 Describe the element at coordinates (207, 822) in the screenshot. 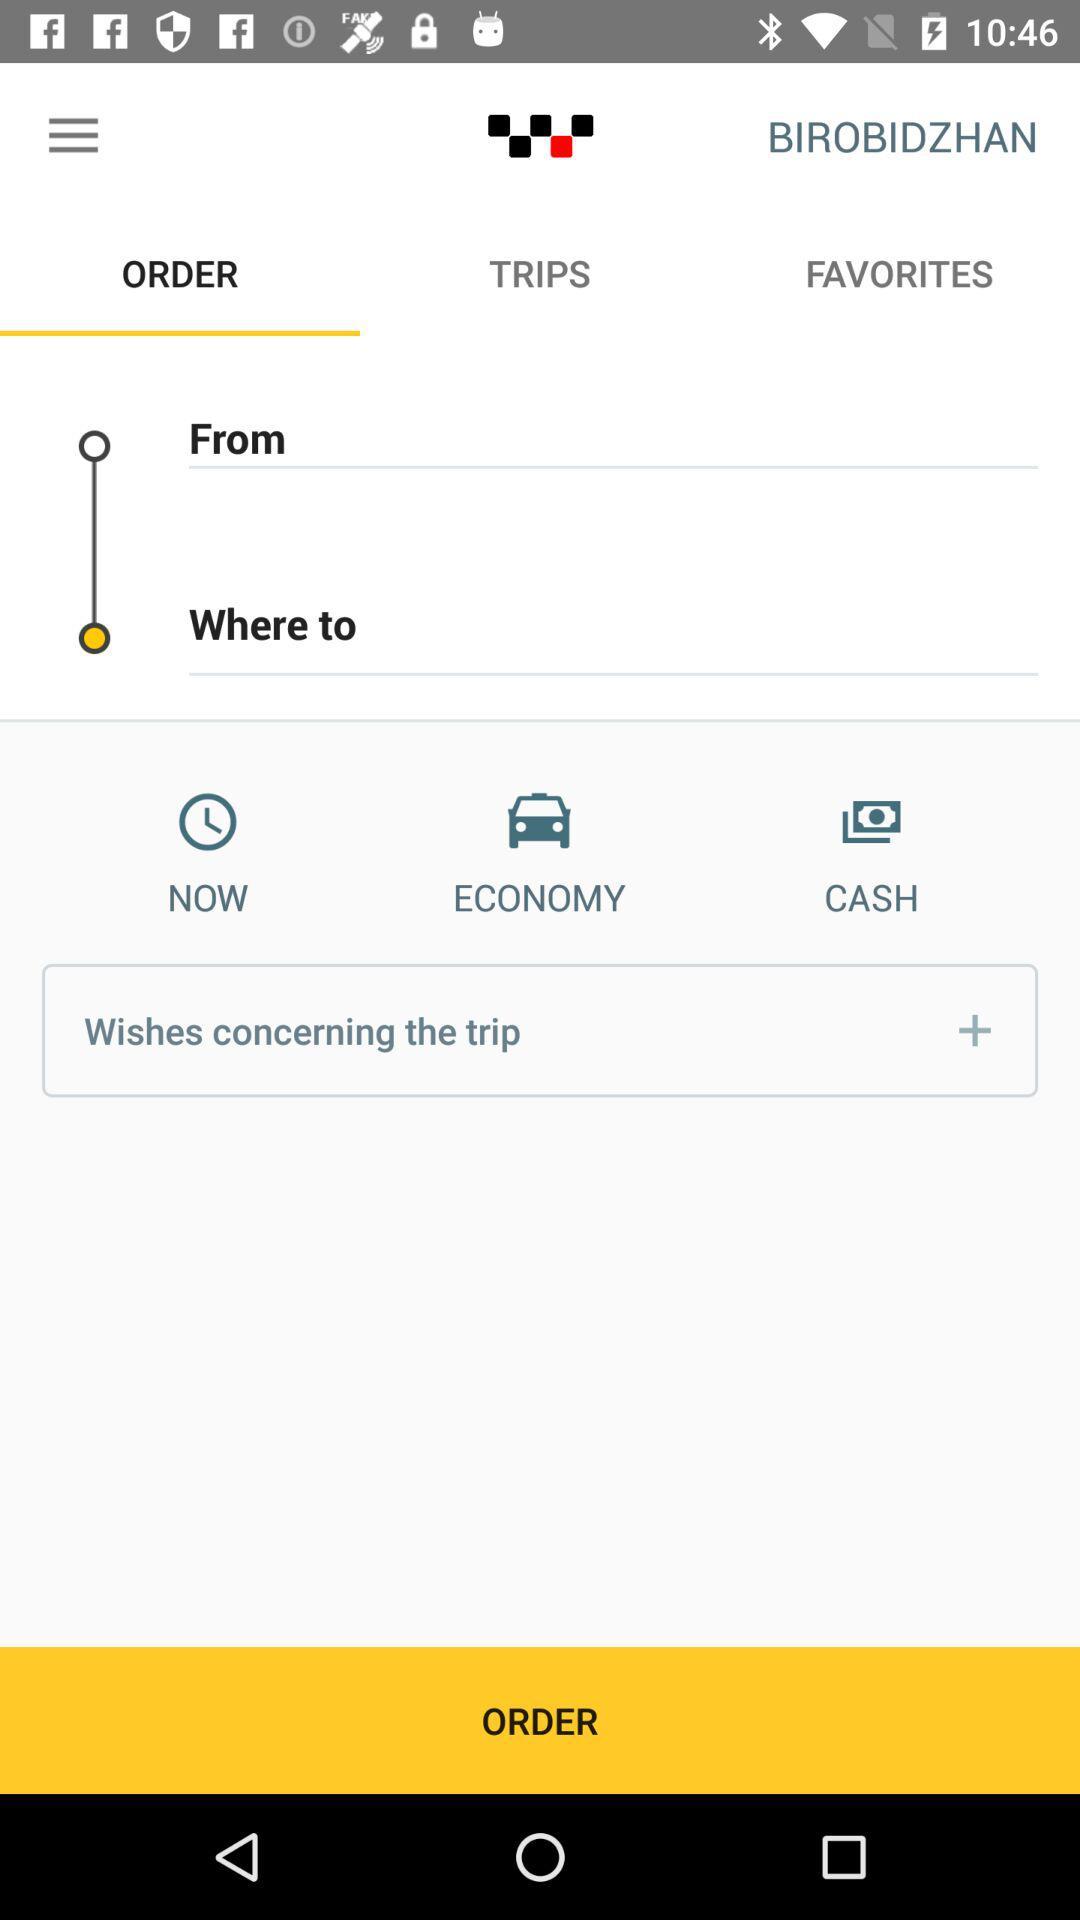

I see `the icon above now` at that location.